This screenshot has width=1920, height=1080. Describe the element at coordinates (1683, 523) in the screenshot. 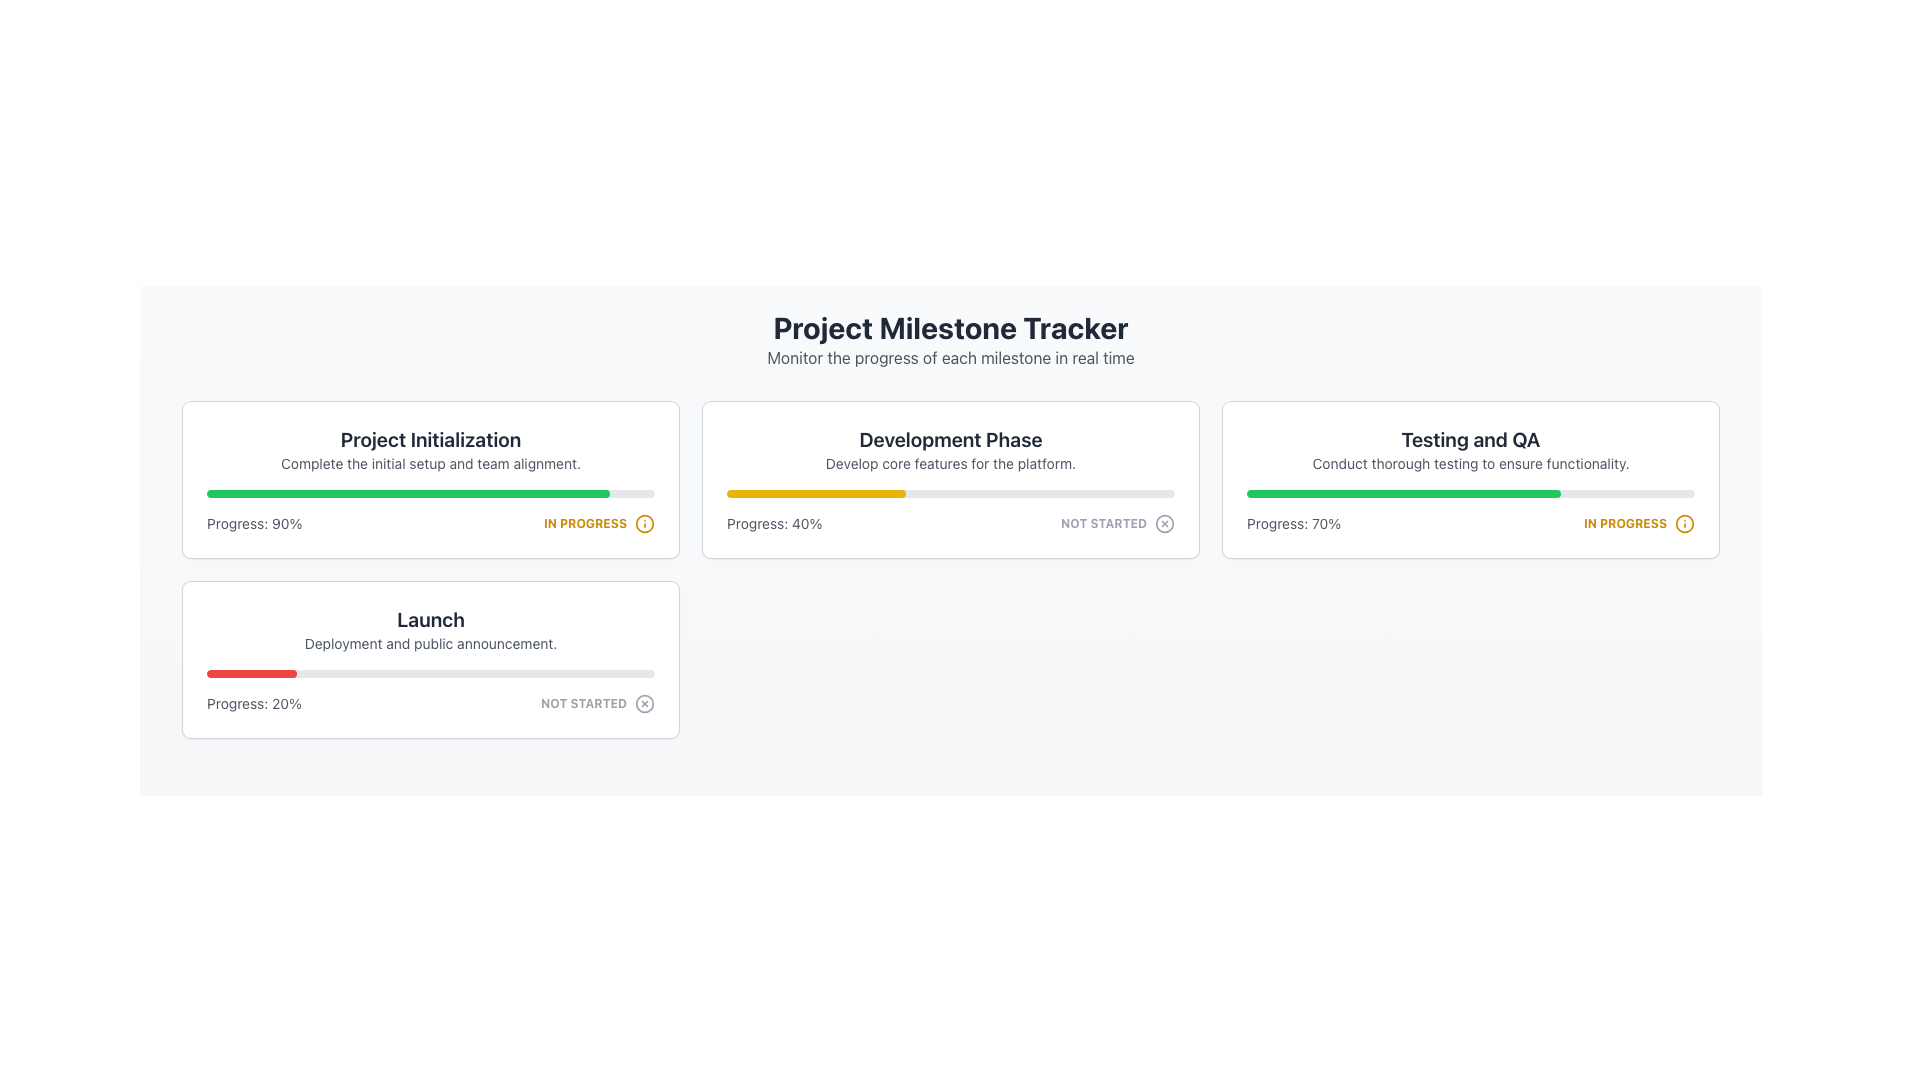

I see `the icon located in the bottom-right corner of the 'Testing and QA' card` at that location.